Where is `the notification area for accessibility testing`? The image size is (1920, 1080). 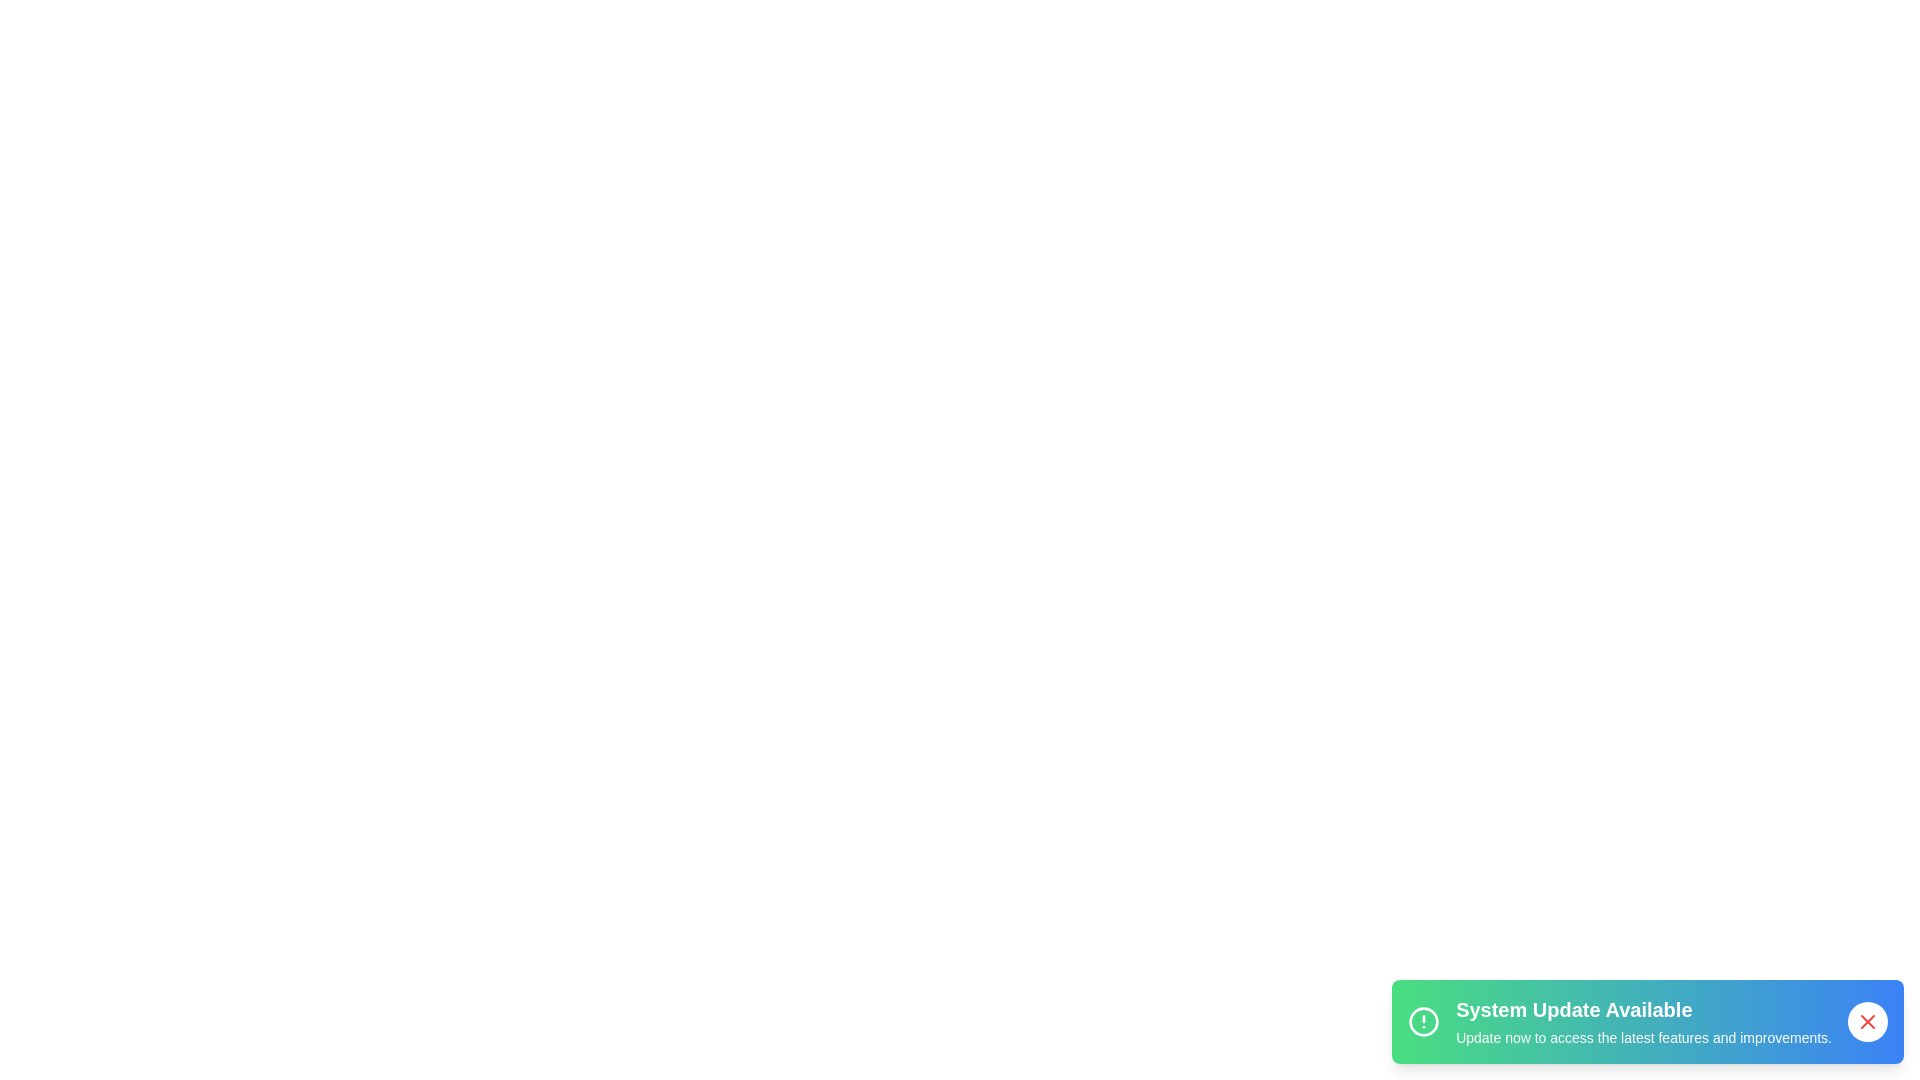 the notification area for accessibility testing is located at coordinates (1647, 1022).